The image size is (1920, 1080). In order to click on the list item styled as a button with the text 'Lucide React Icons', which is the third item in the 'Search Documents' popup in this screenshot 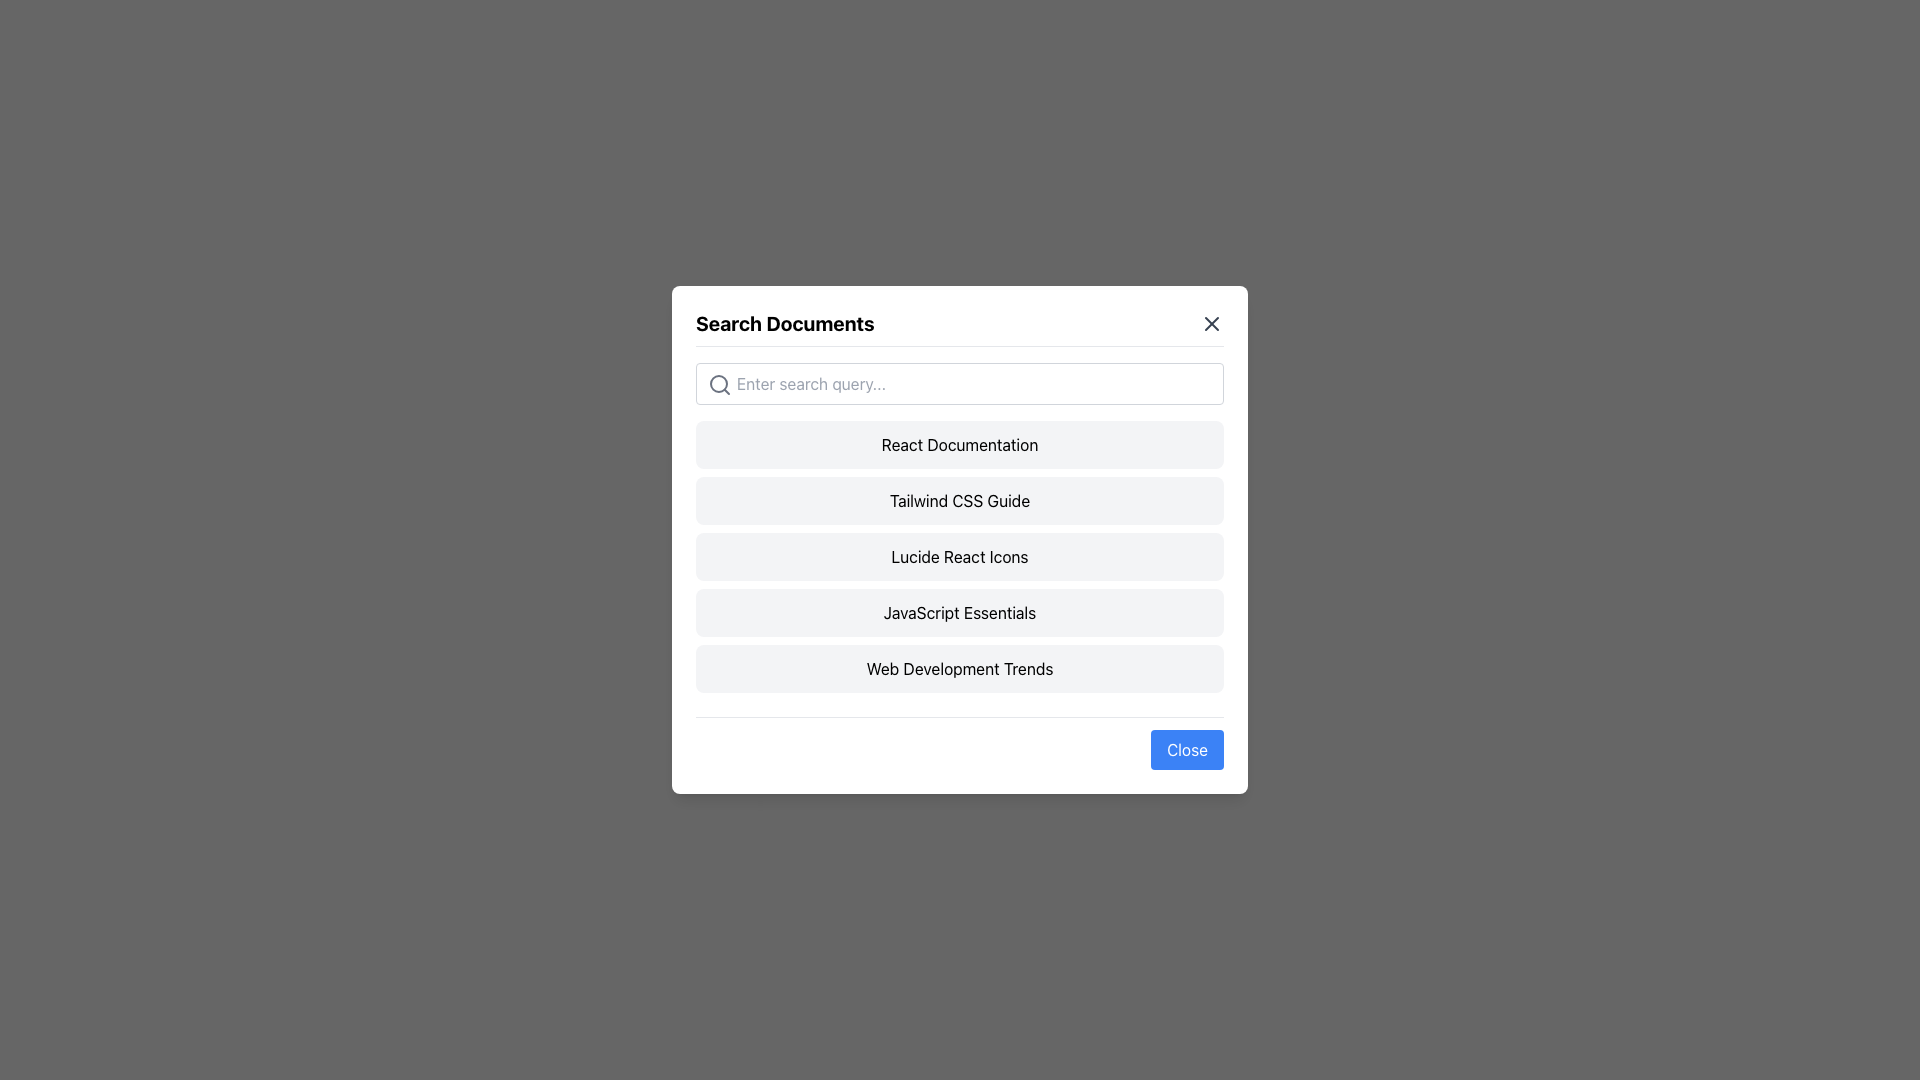, I will do `click(960, 556)`.